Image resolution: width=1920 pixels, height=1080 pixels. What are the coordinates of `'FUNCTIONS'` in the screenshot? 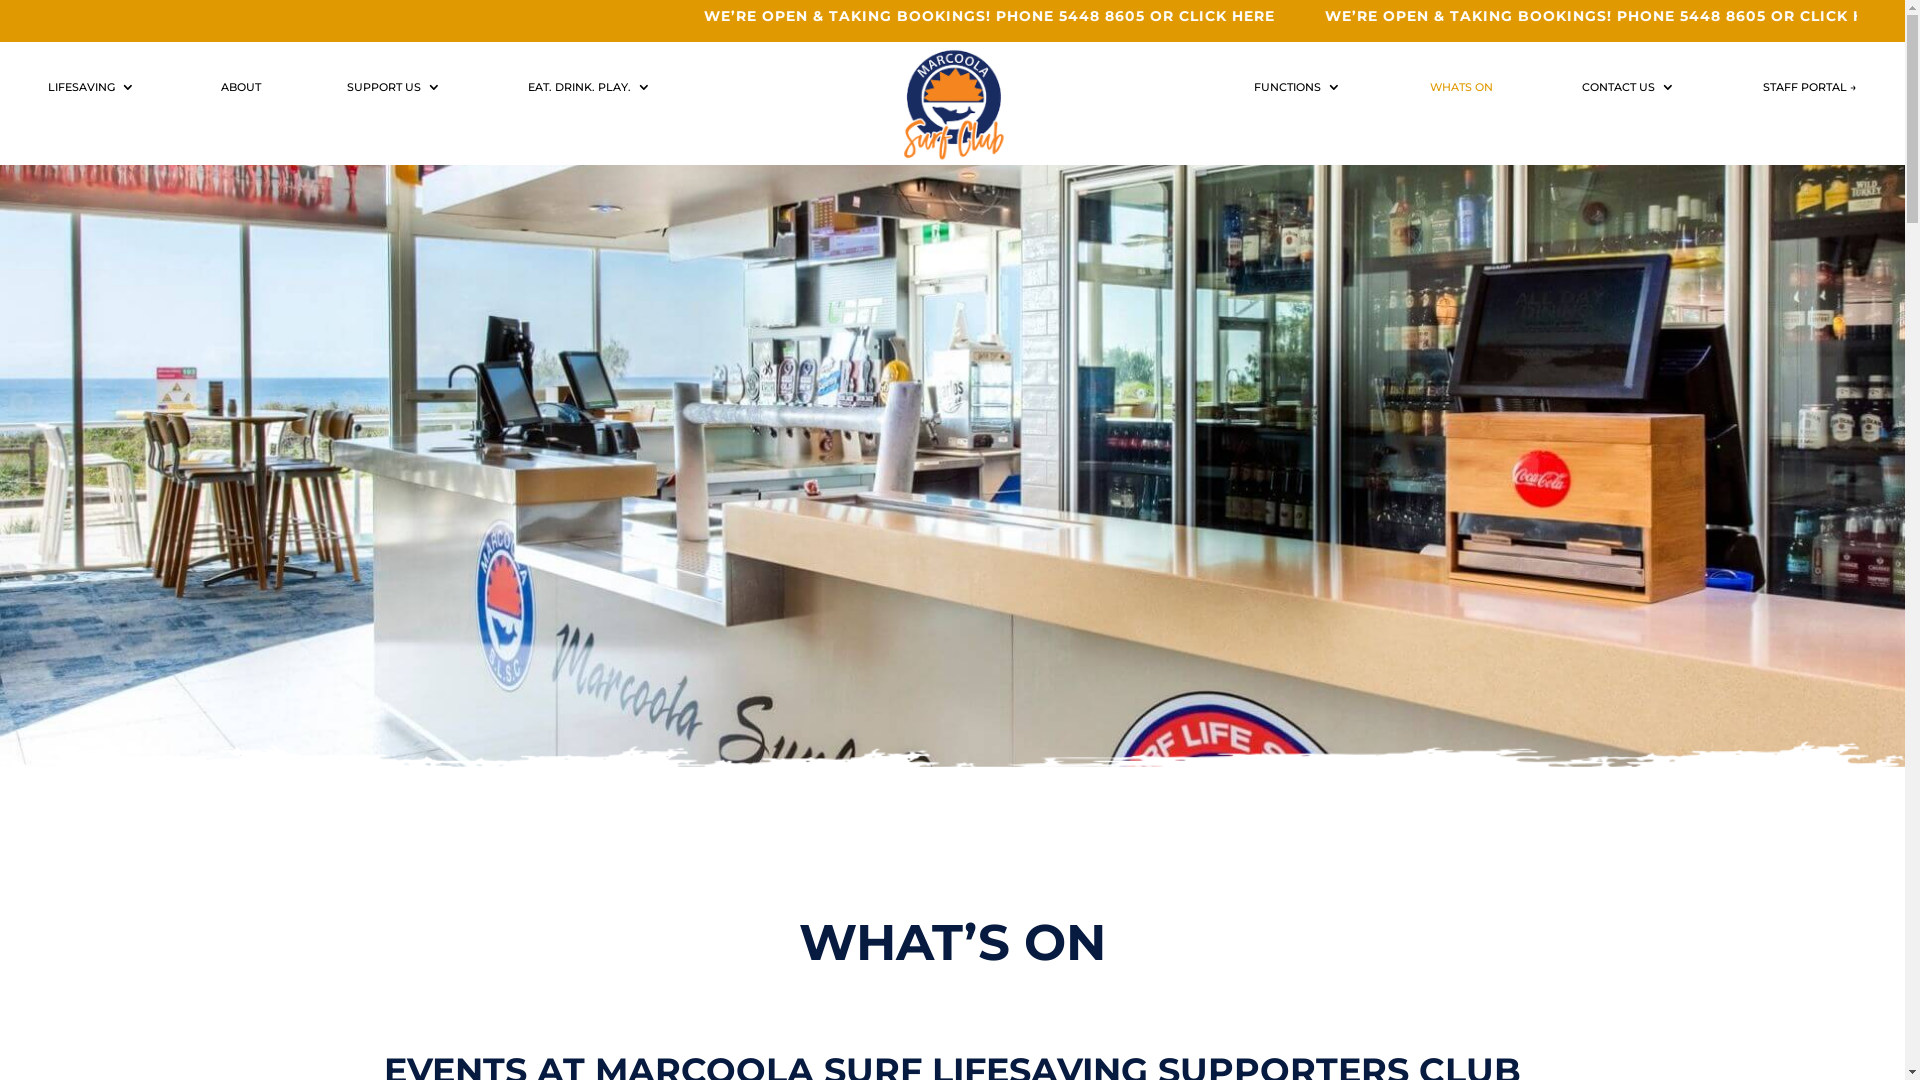 It's located at (1297, 91).